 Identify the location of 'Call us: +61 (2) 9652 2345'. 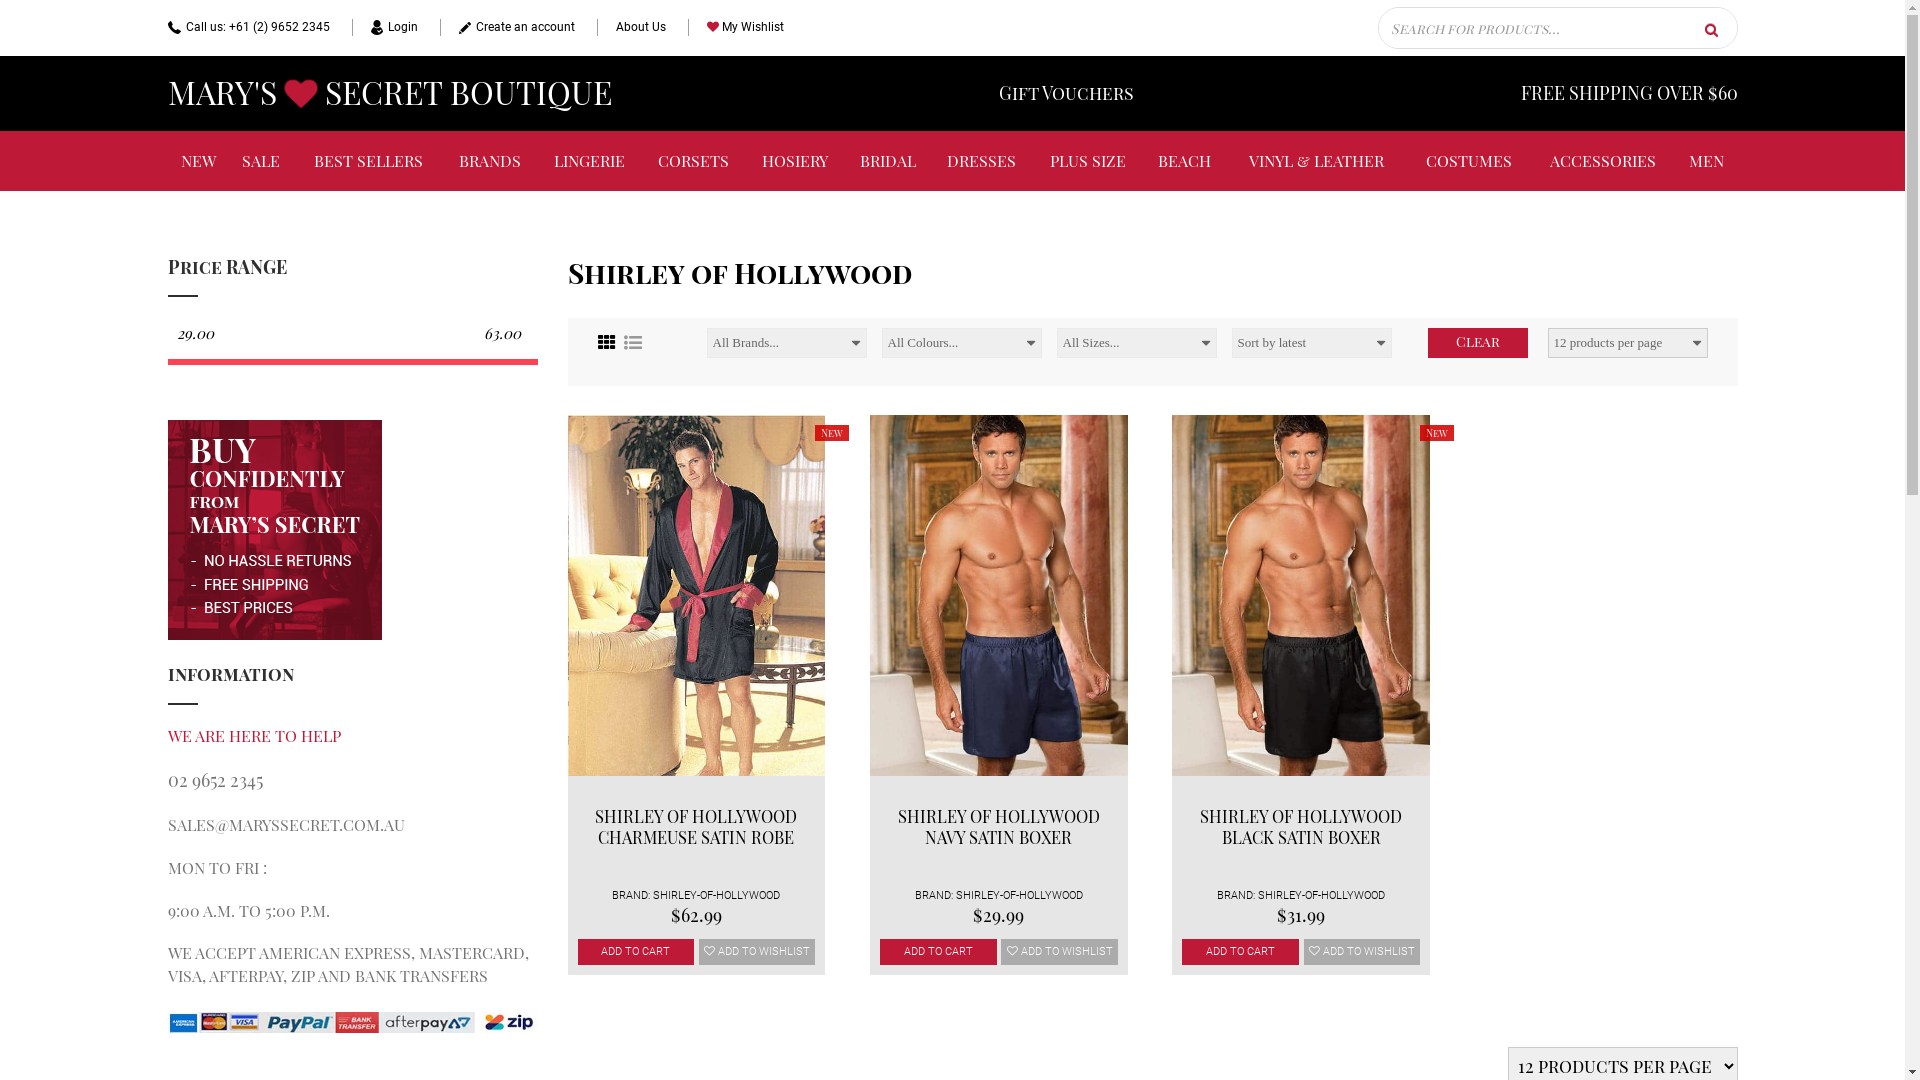
(168, 27).